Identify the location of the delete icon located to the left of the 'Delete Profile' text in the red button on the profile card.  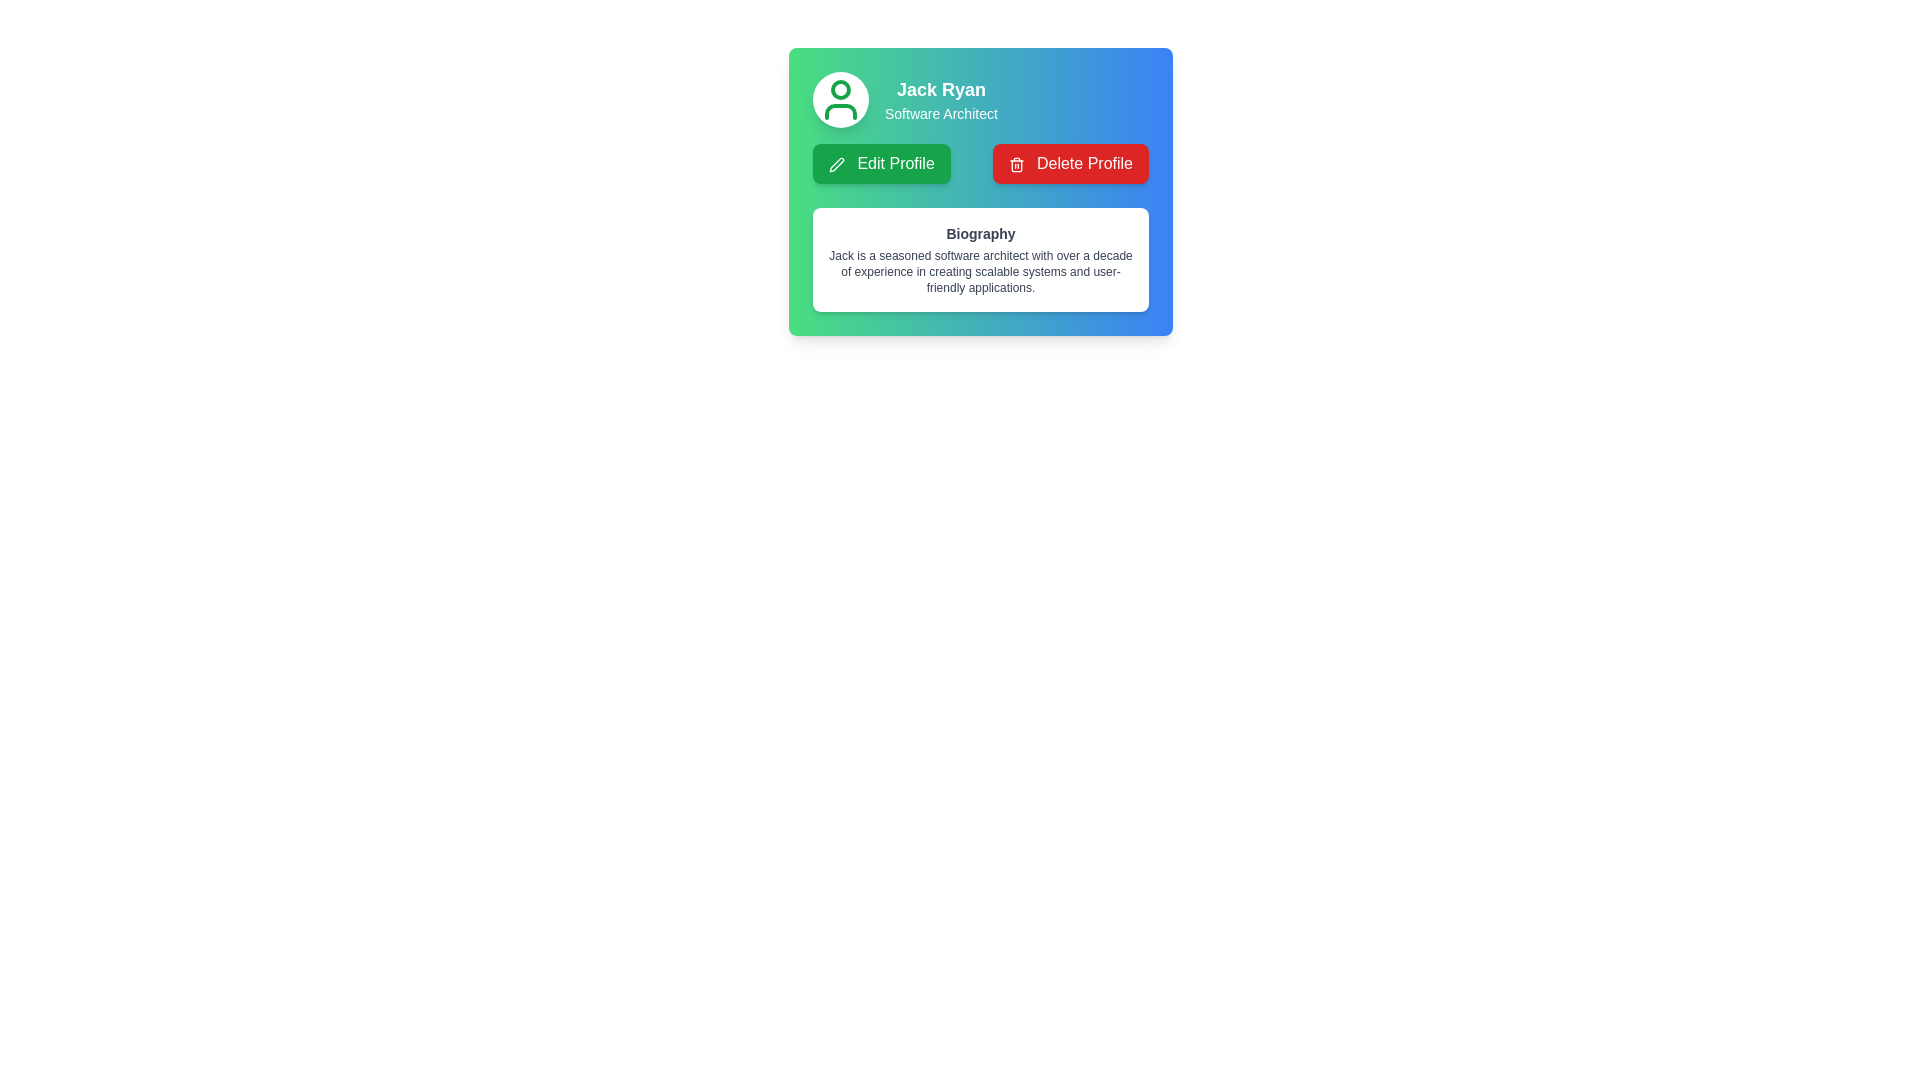
(1016, 163).